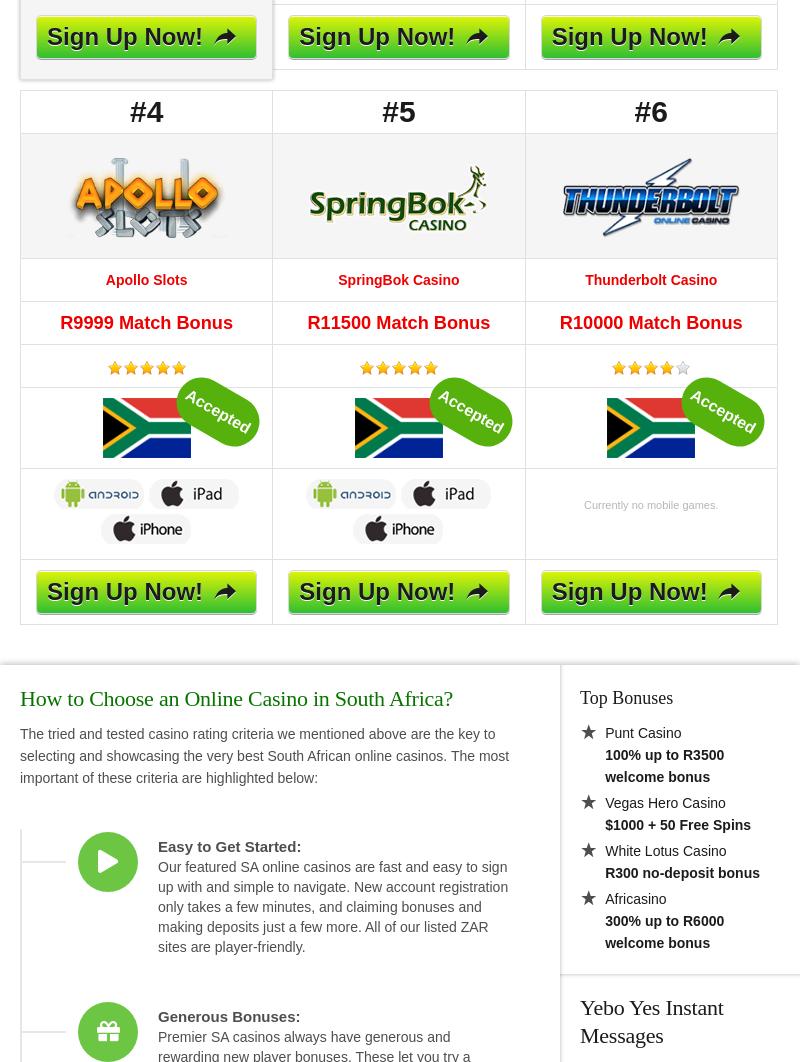 The height and width of the screenshot is (1062, 800). Describe the element at coordinates (263, 756) in the screenshot. I see `'The tried and tested casino rating criteria we mentioned above are the key to selecting and showcasing the very best South African online casinos. The most important of these criteria are highlighted below:'` at that location.